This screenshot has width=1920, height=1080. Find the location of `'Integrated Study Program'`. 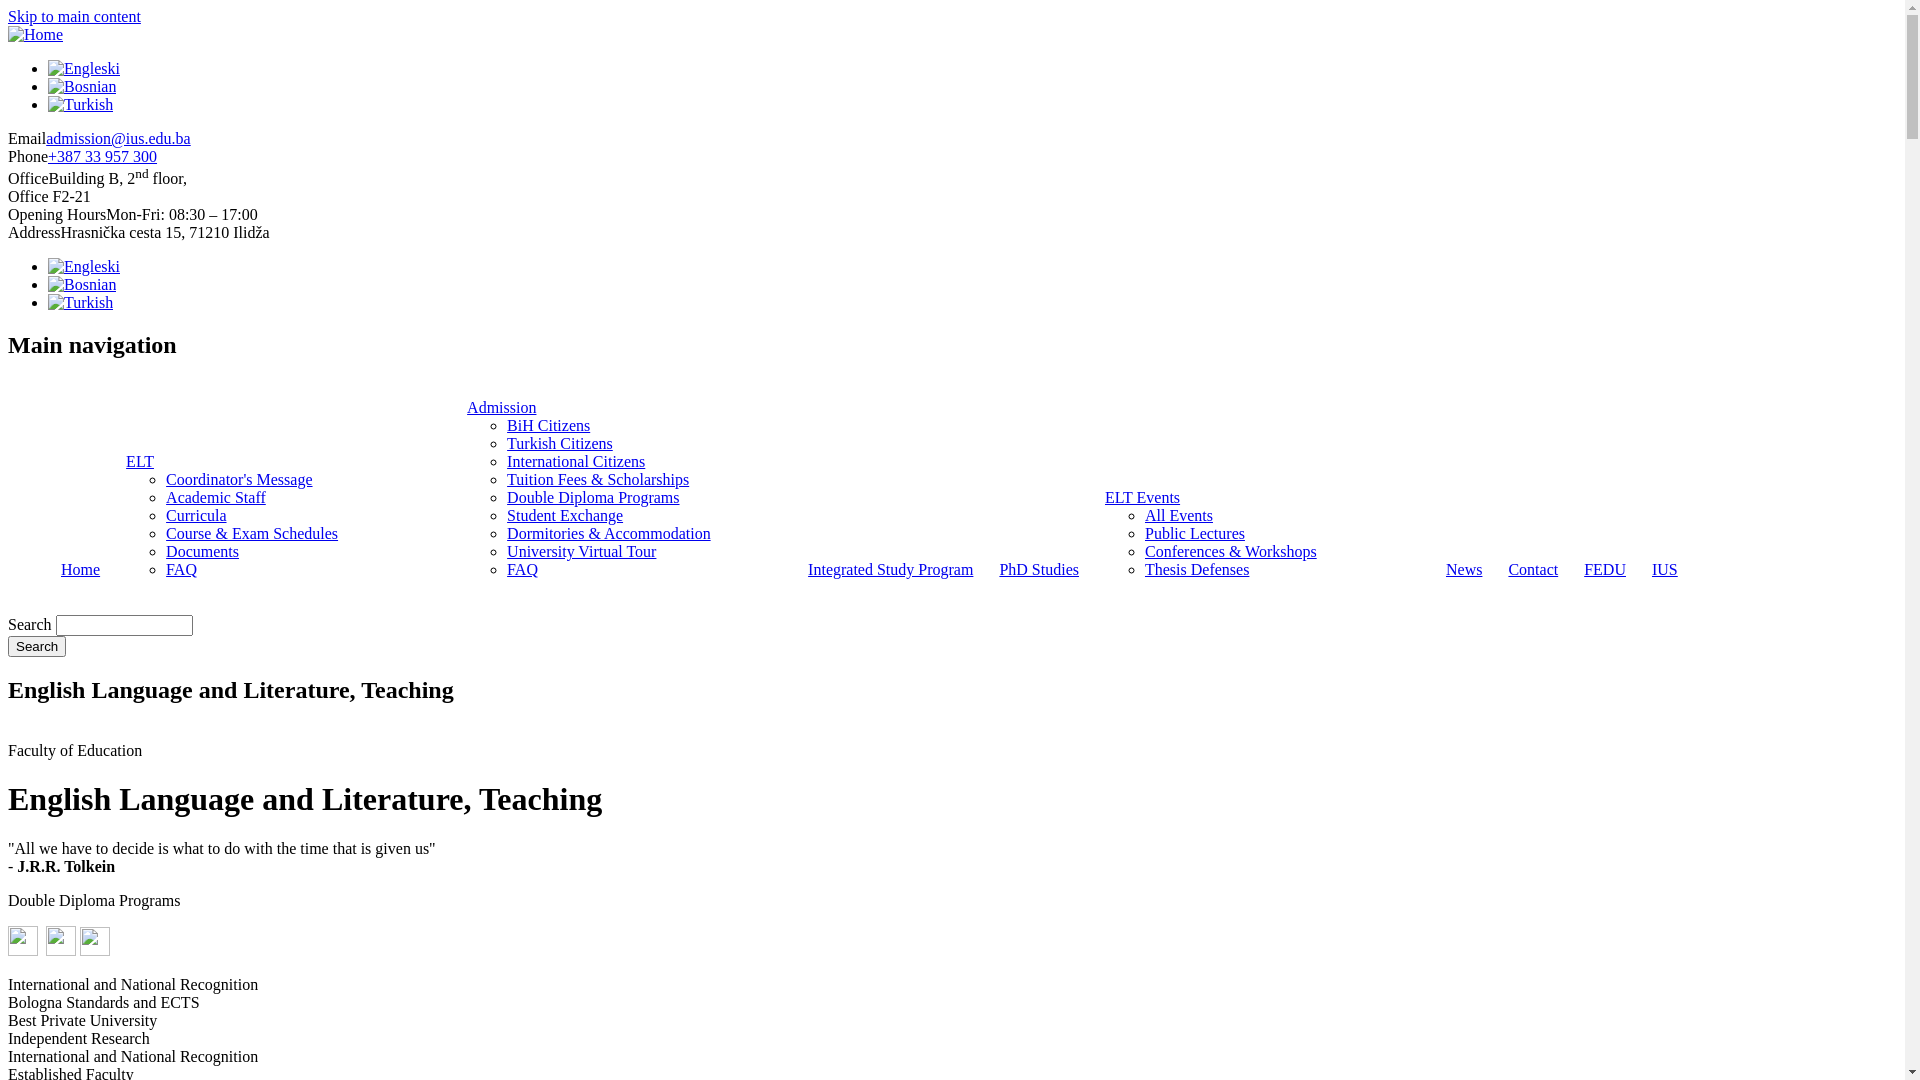

'Integrated Study Program' is located at coordinates (807, 569).